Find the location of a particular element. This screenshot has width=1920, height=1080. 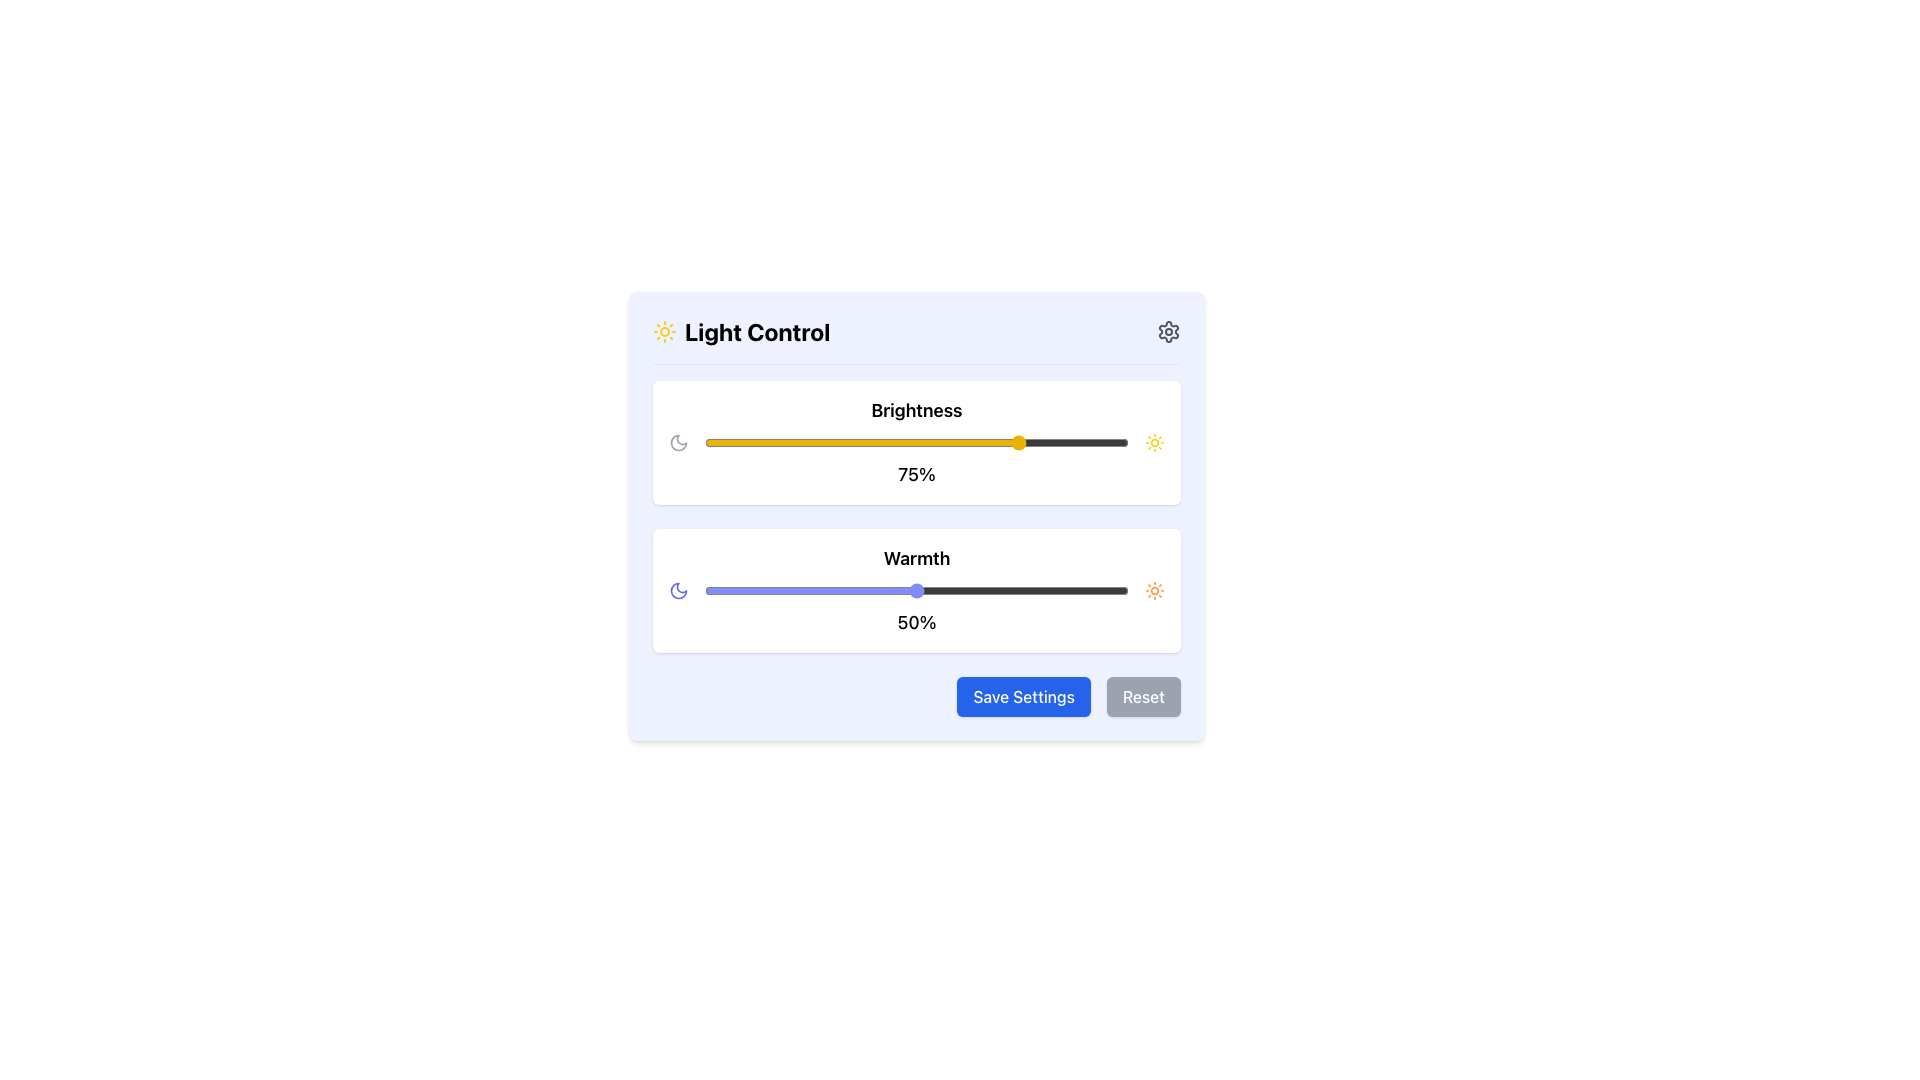

warmth is located at coordinates (853, 589).